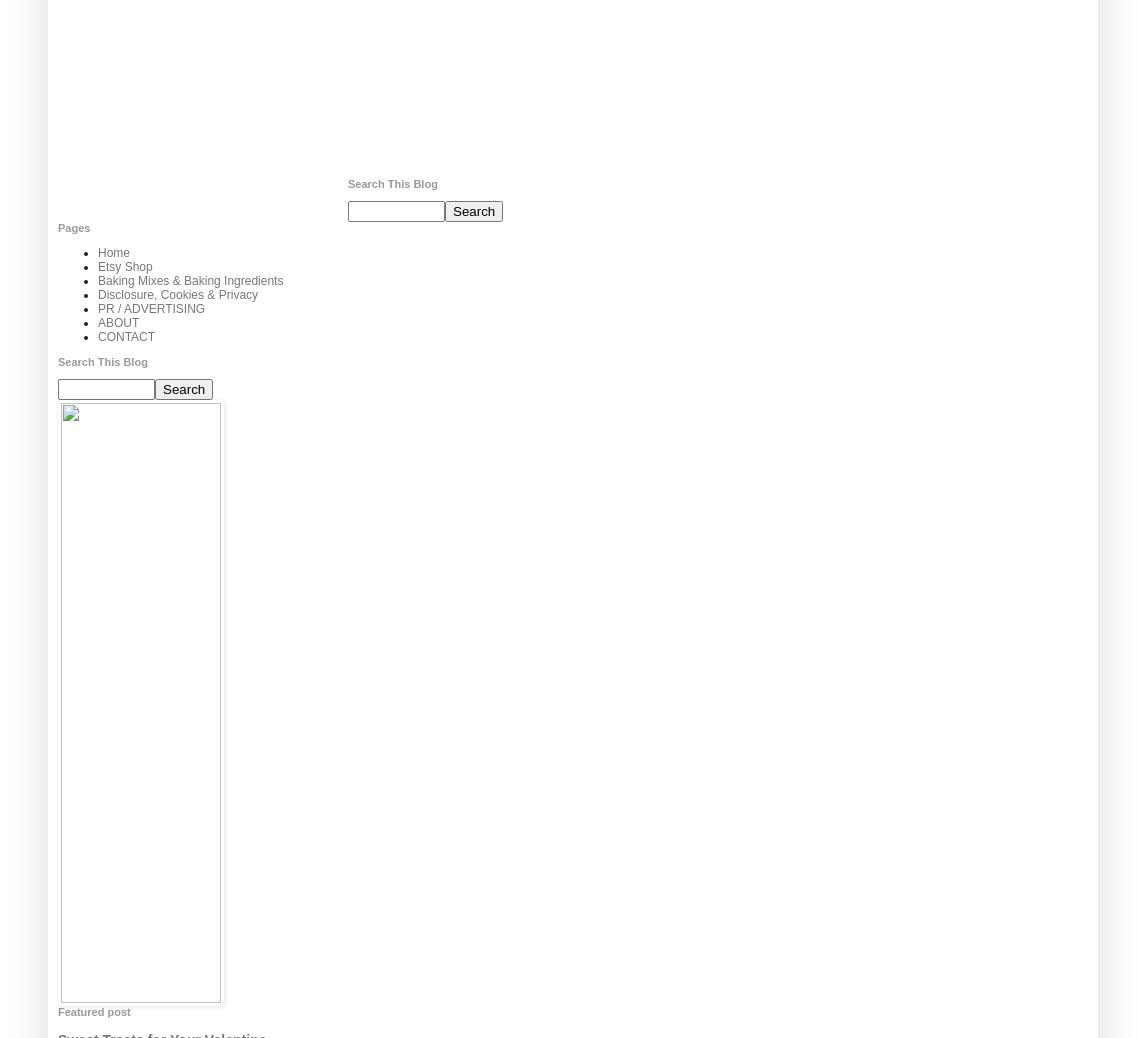  What do you see at coordinates (126, 337) in the screenshot?
I see `'CONTACT'` at bounding box center [126, 337].